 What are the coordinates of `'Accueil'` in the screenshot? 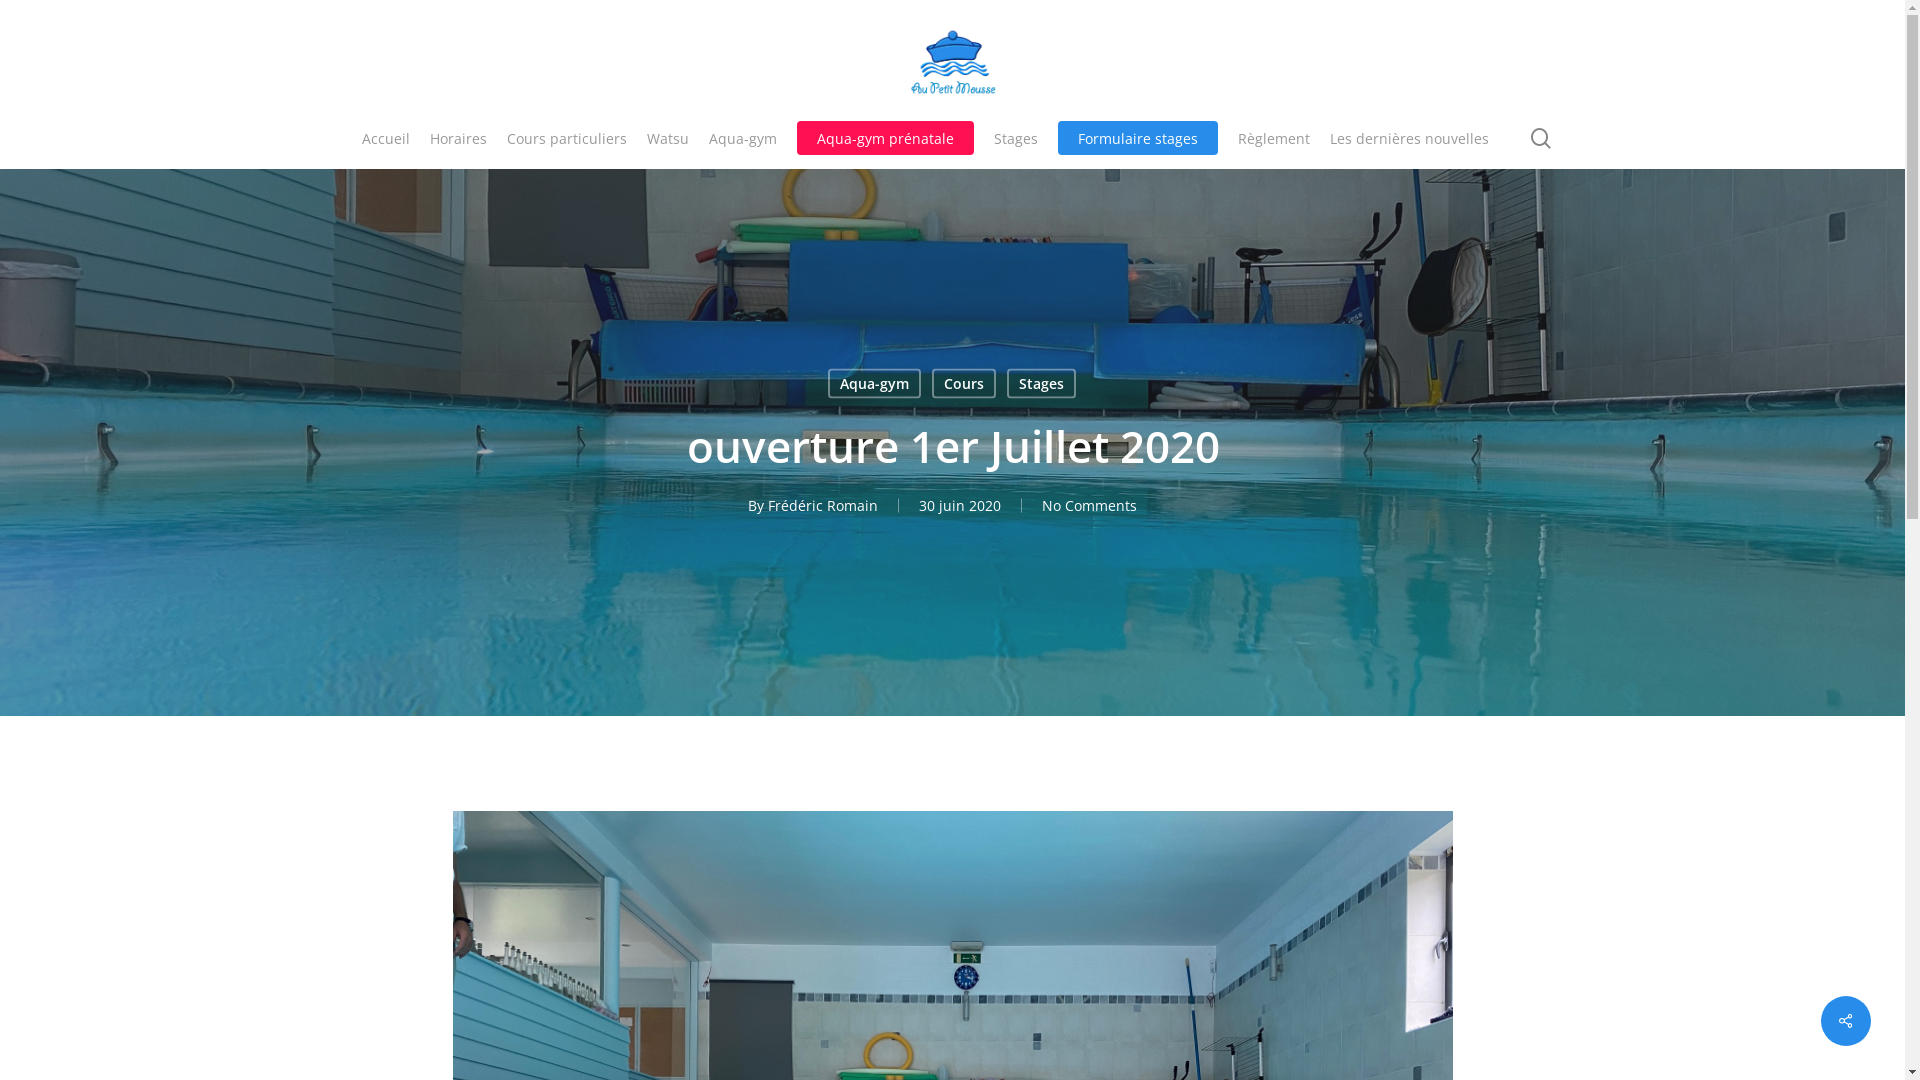 It's located at (385, 137).